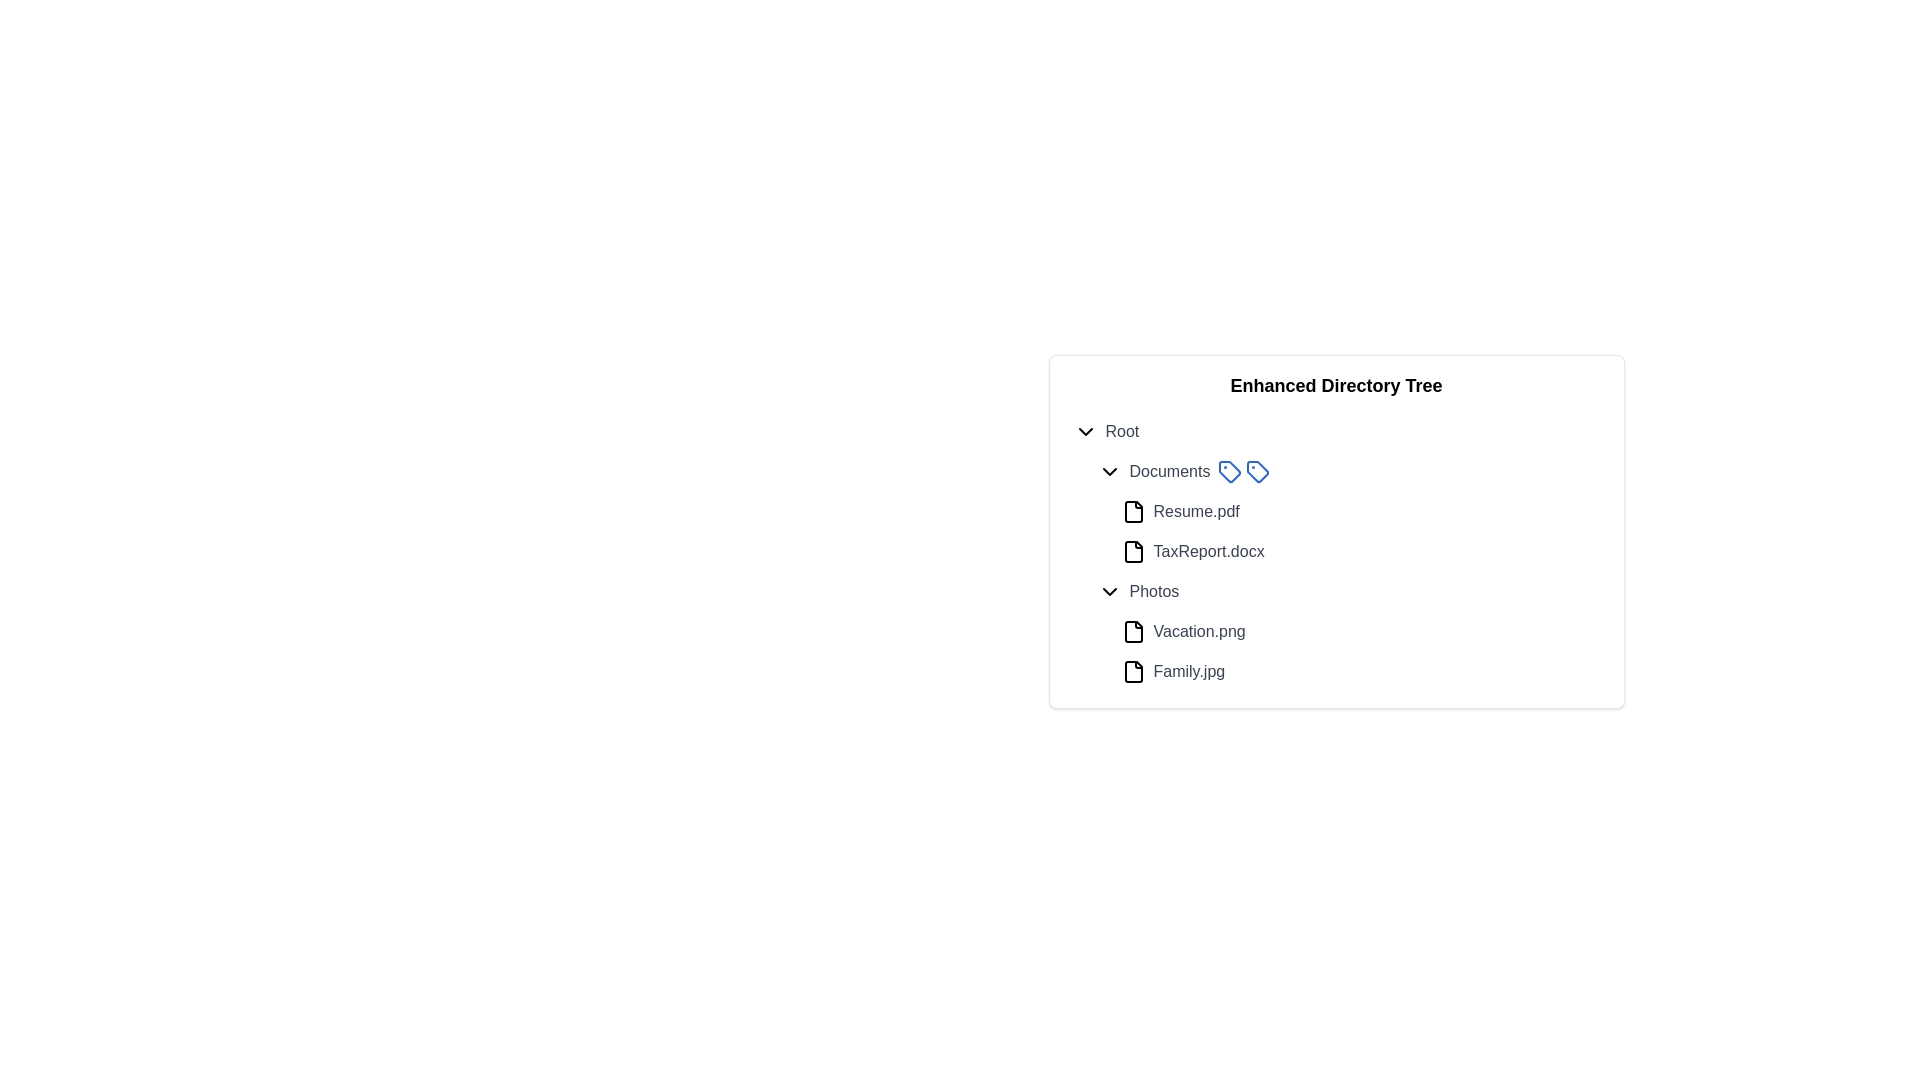 The height and width of the screenshot is (1080, 1920). What do you see at coordinates (1360, 551) in the screenshot?
I see `the 'TaxReport.docx' file entry in the directory tree` at bounding box center [1360, 551].